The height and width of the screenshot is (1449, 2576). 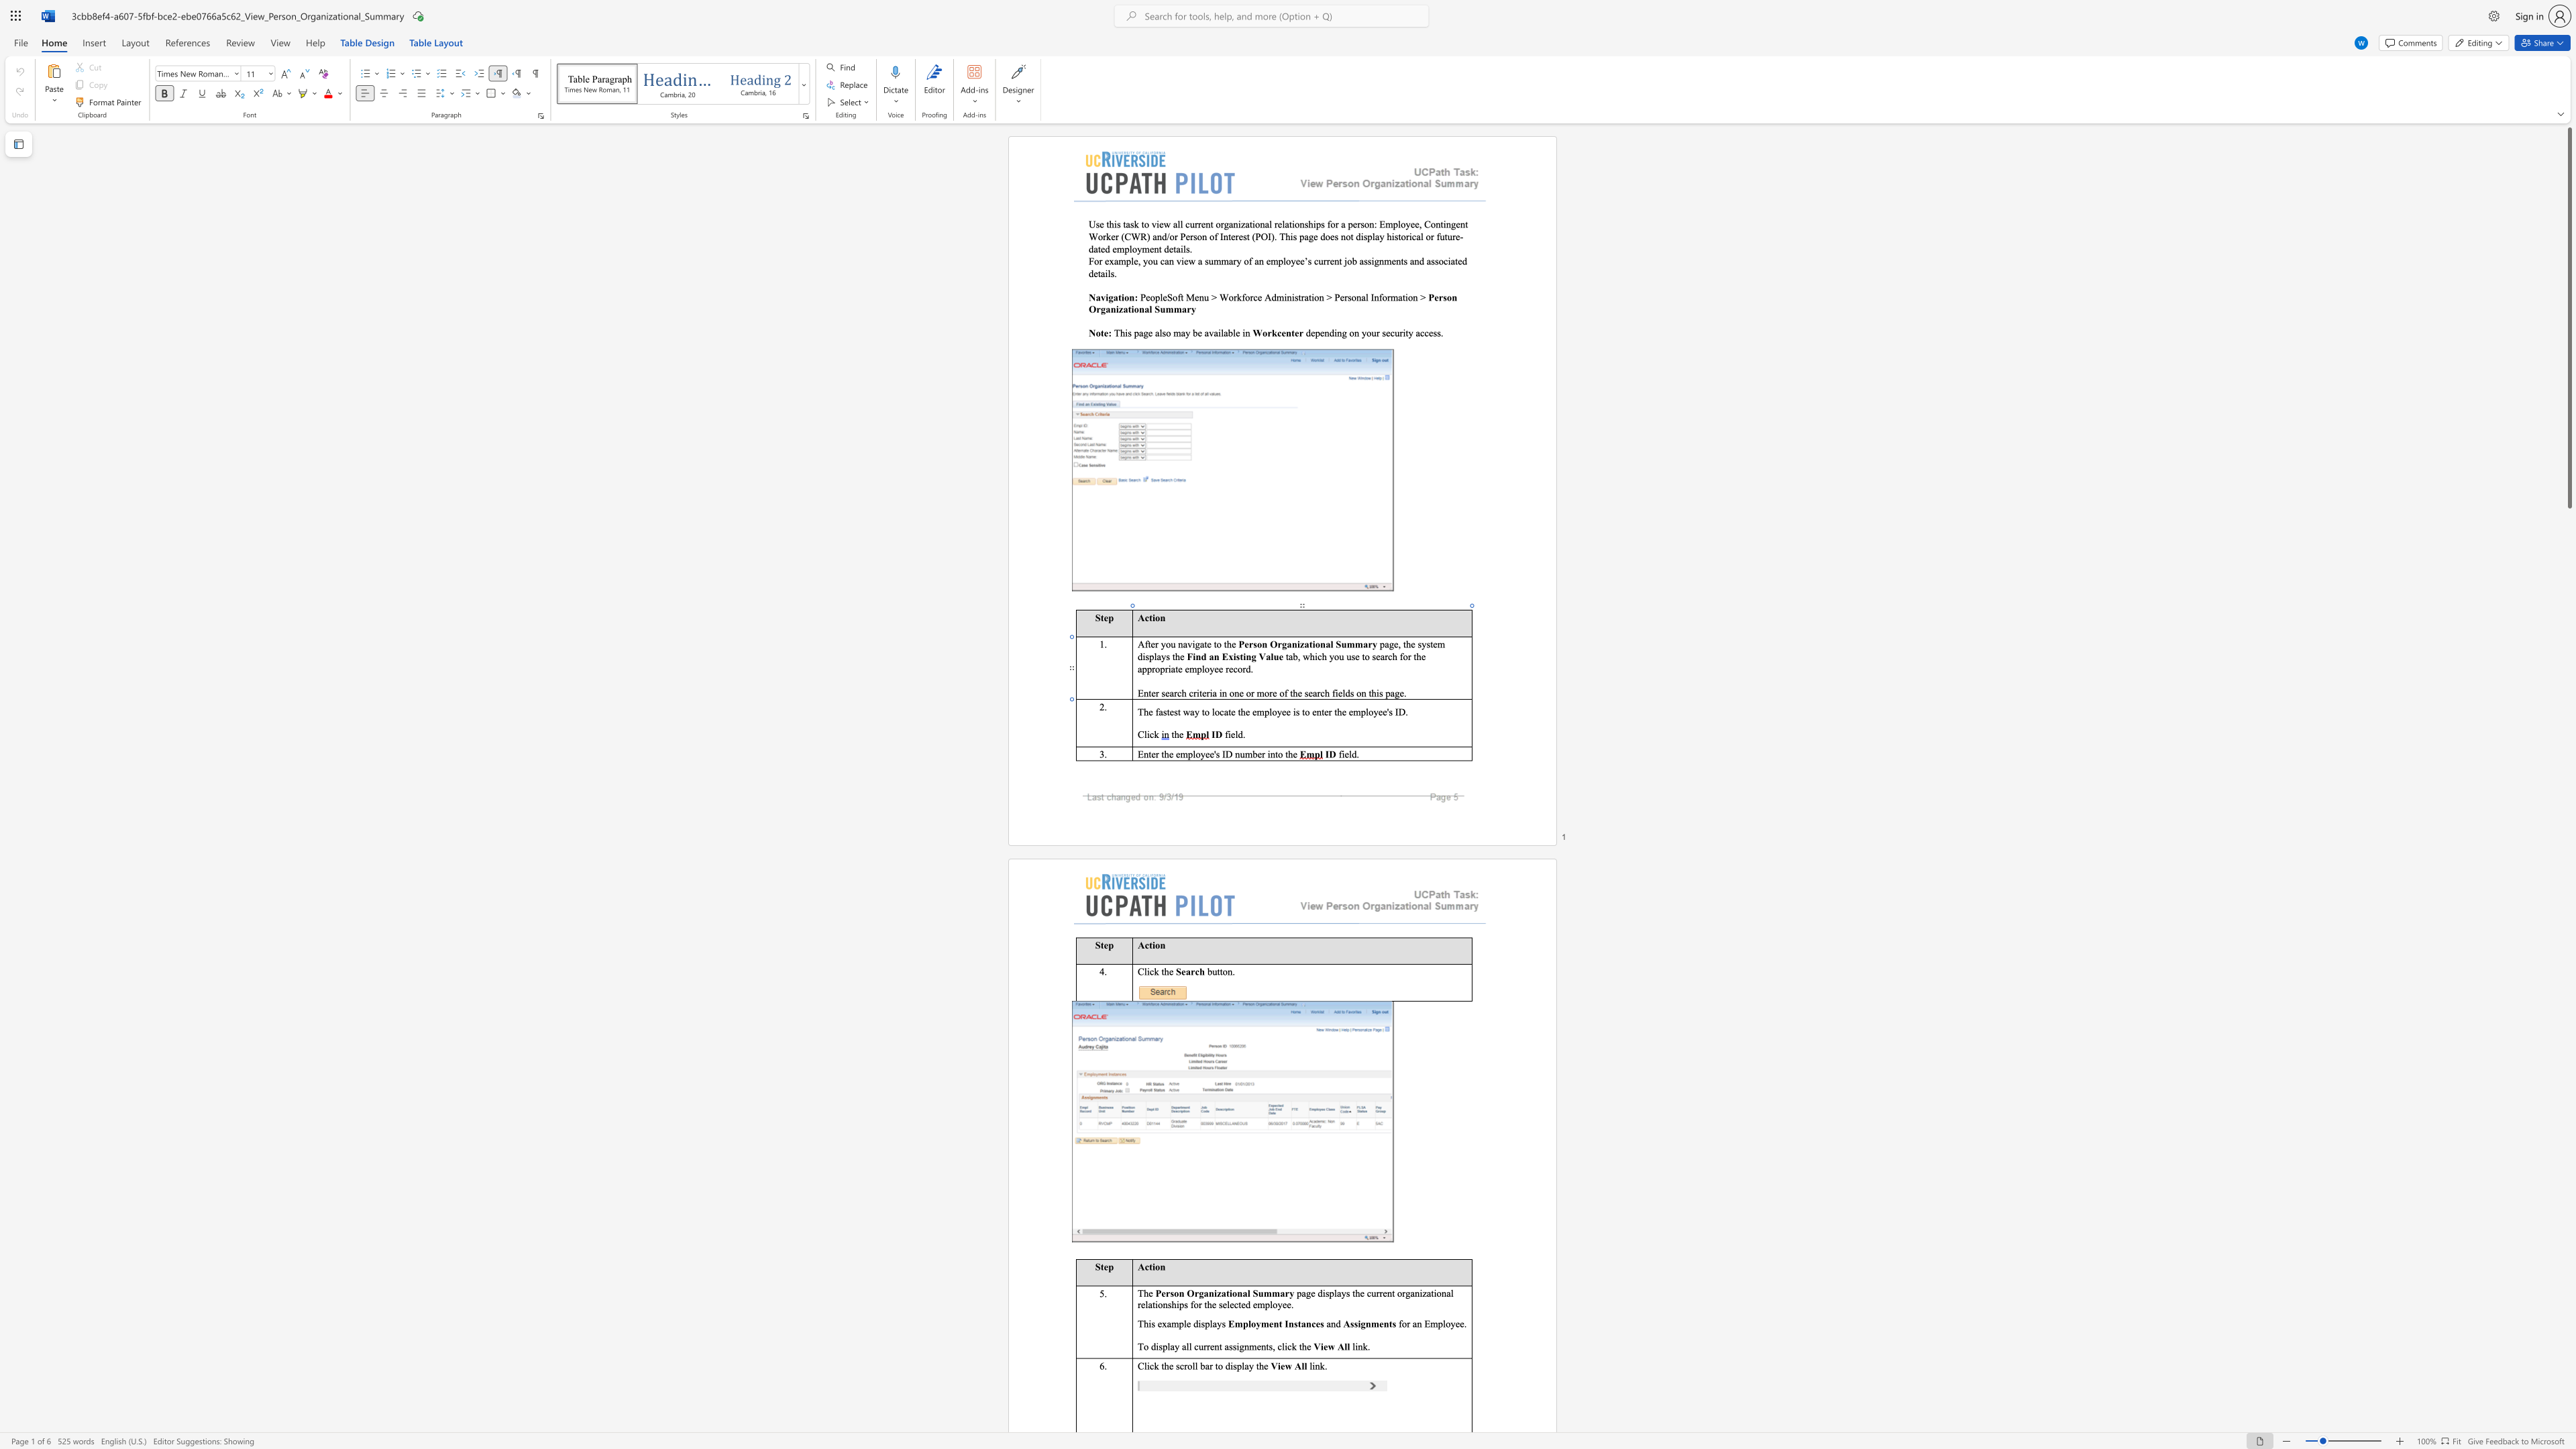 I want to click on the space between the continuous character "I" and "D" in the text, so click(x=1226, y=753).